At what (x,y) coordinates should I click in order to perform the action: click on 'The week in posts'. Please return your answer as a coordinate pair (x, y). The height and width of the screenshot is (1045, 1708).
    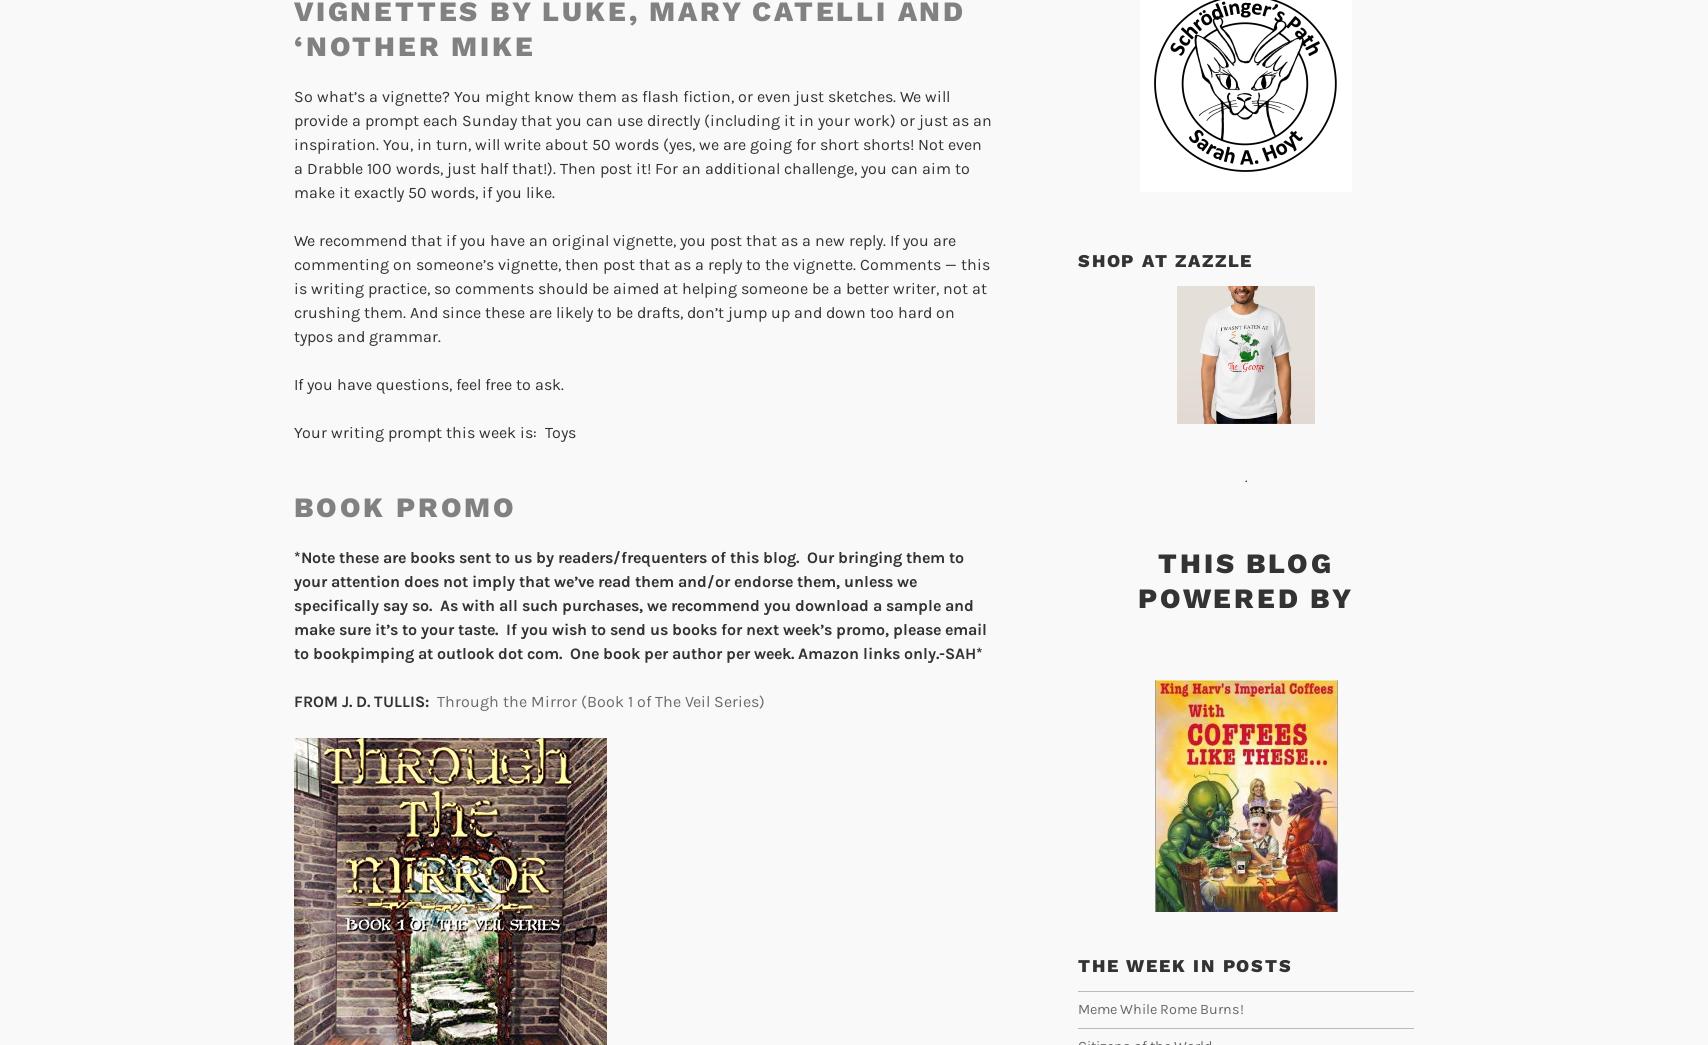
    Looking at the image, I should click on (1185, 963).